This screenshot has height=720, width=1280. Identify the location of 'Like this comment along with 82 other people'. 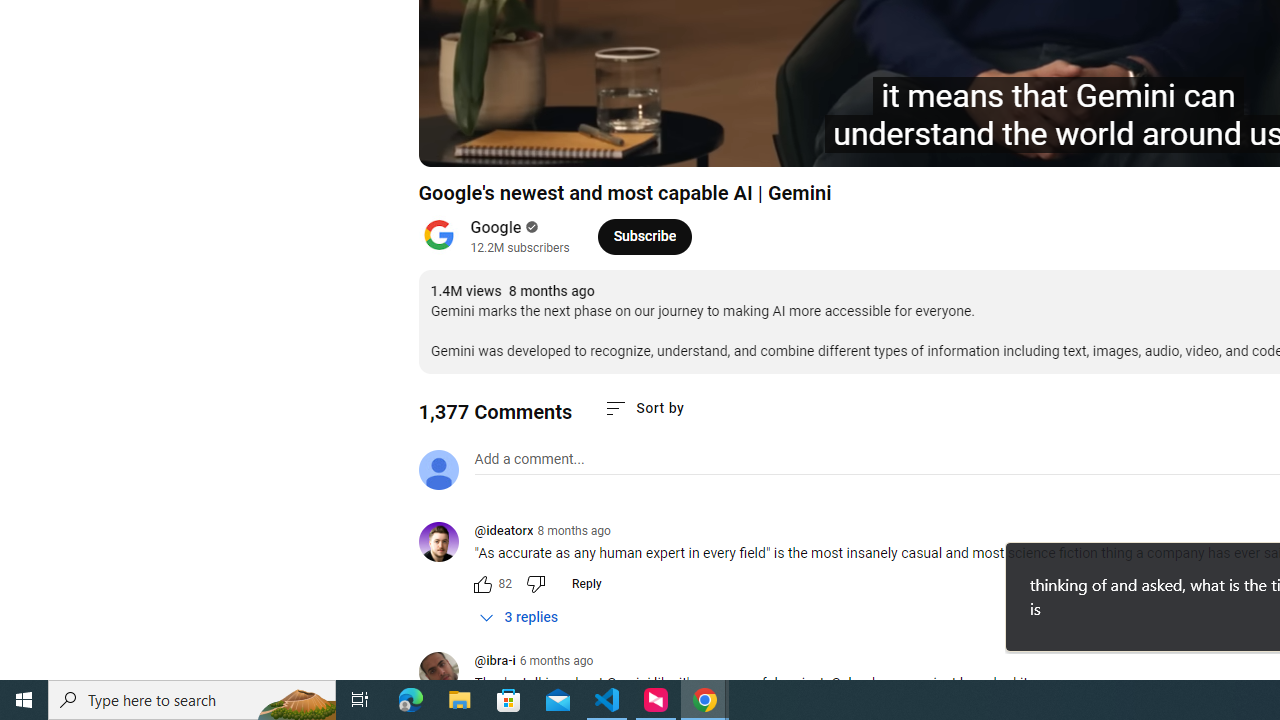
(482, 583).